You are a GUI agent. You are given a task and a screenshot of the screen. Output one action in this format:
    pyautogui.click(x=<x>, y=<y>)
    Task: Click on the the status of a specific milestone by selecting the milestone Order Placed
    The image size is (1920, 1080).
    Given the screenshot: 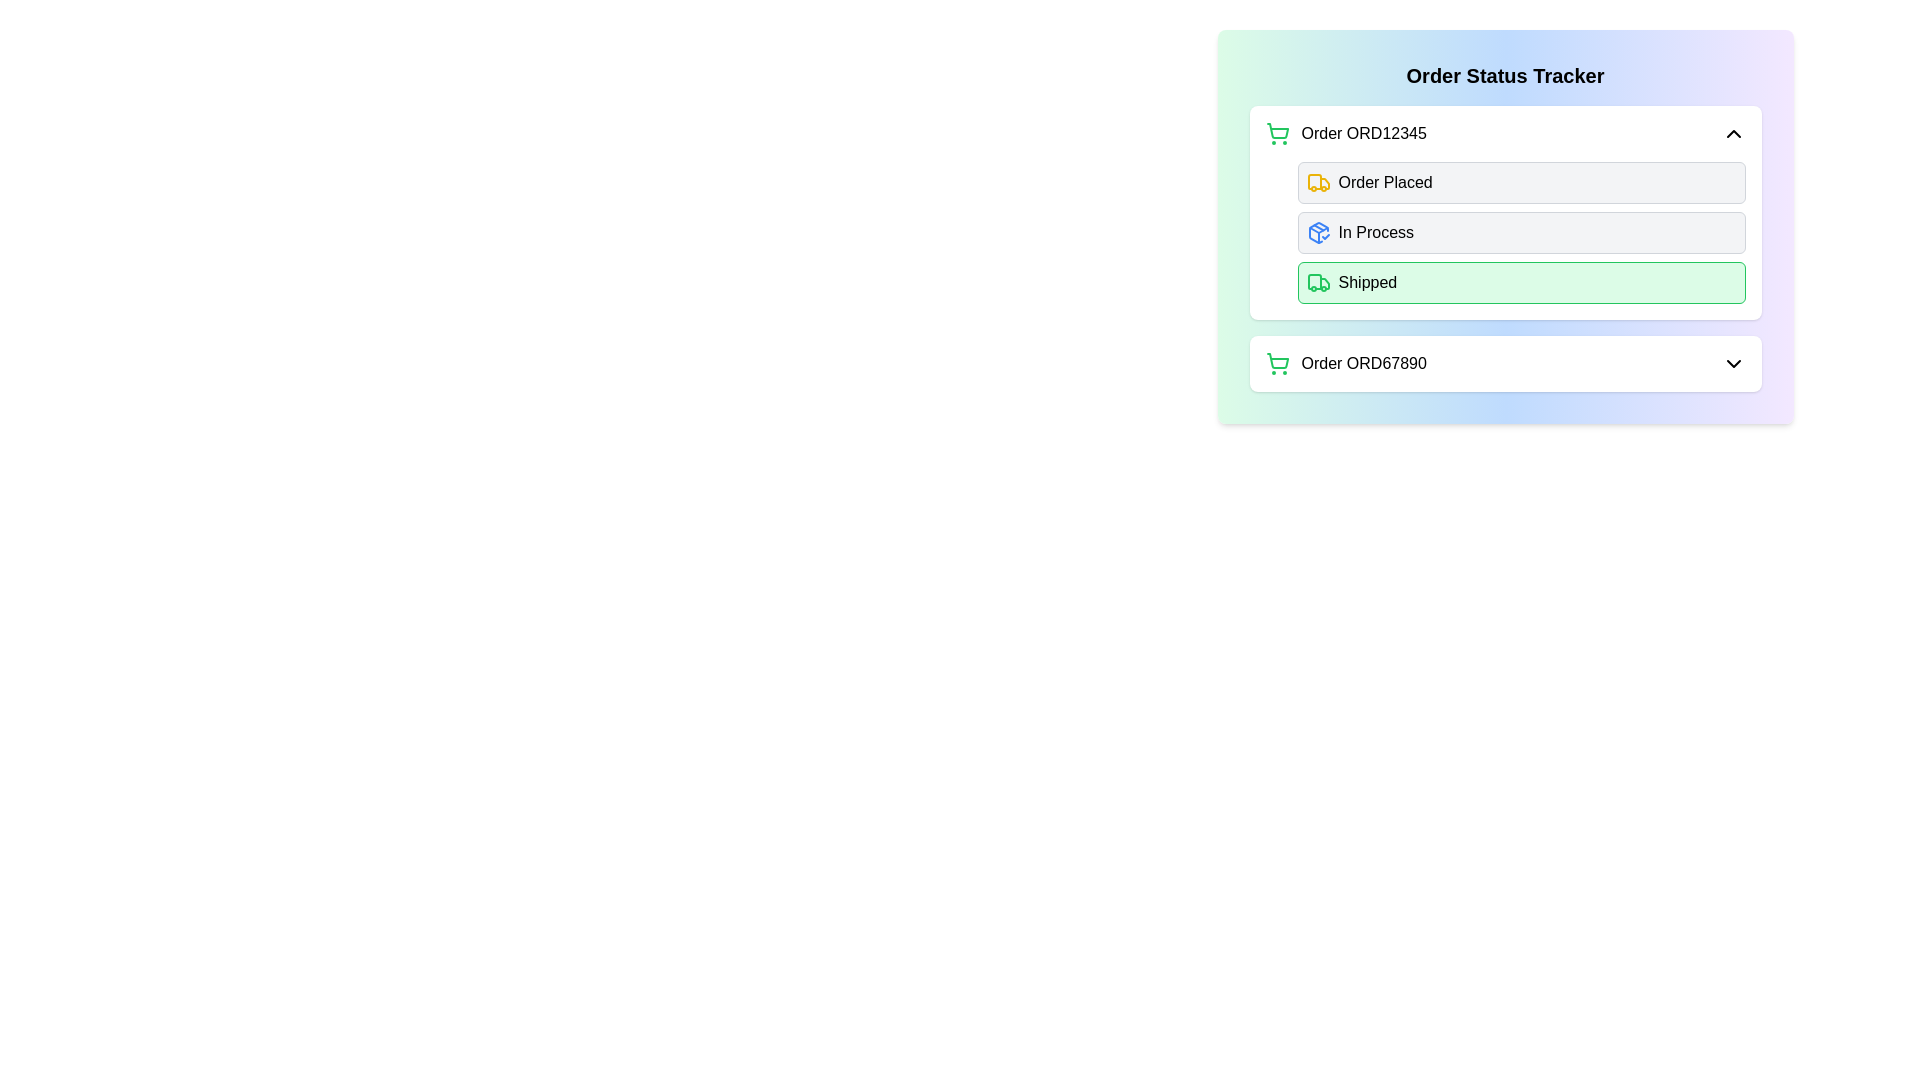 What is the action you would take?
    pyautogui.click(x=1318, y=182)
    